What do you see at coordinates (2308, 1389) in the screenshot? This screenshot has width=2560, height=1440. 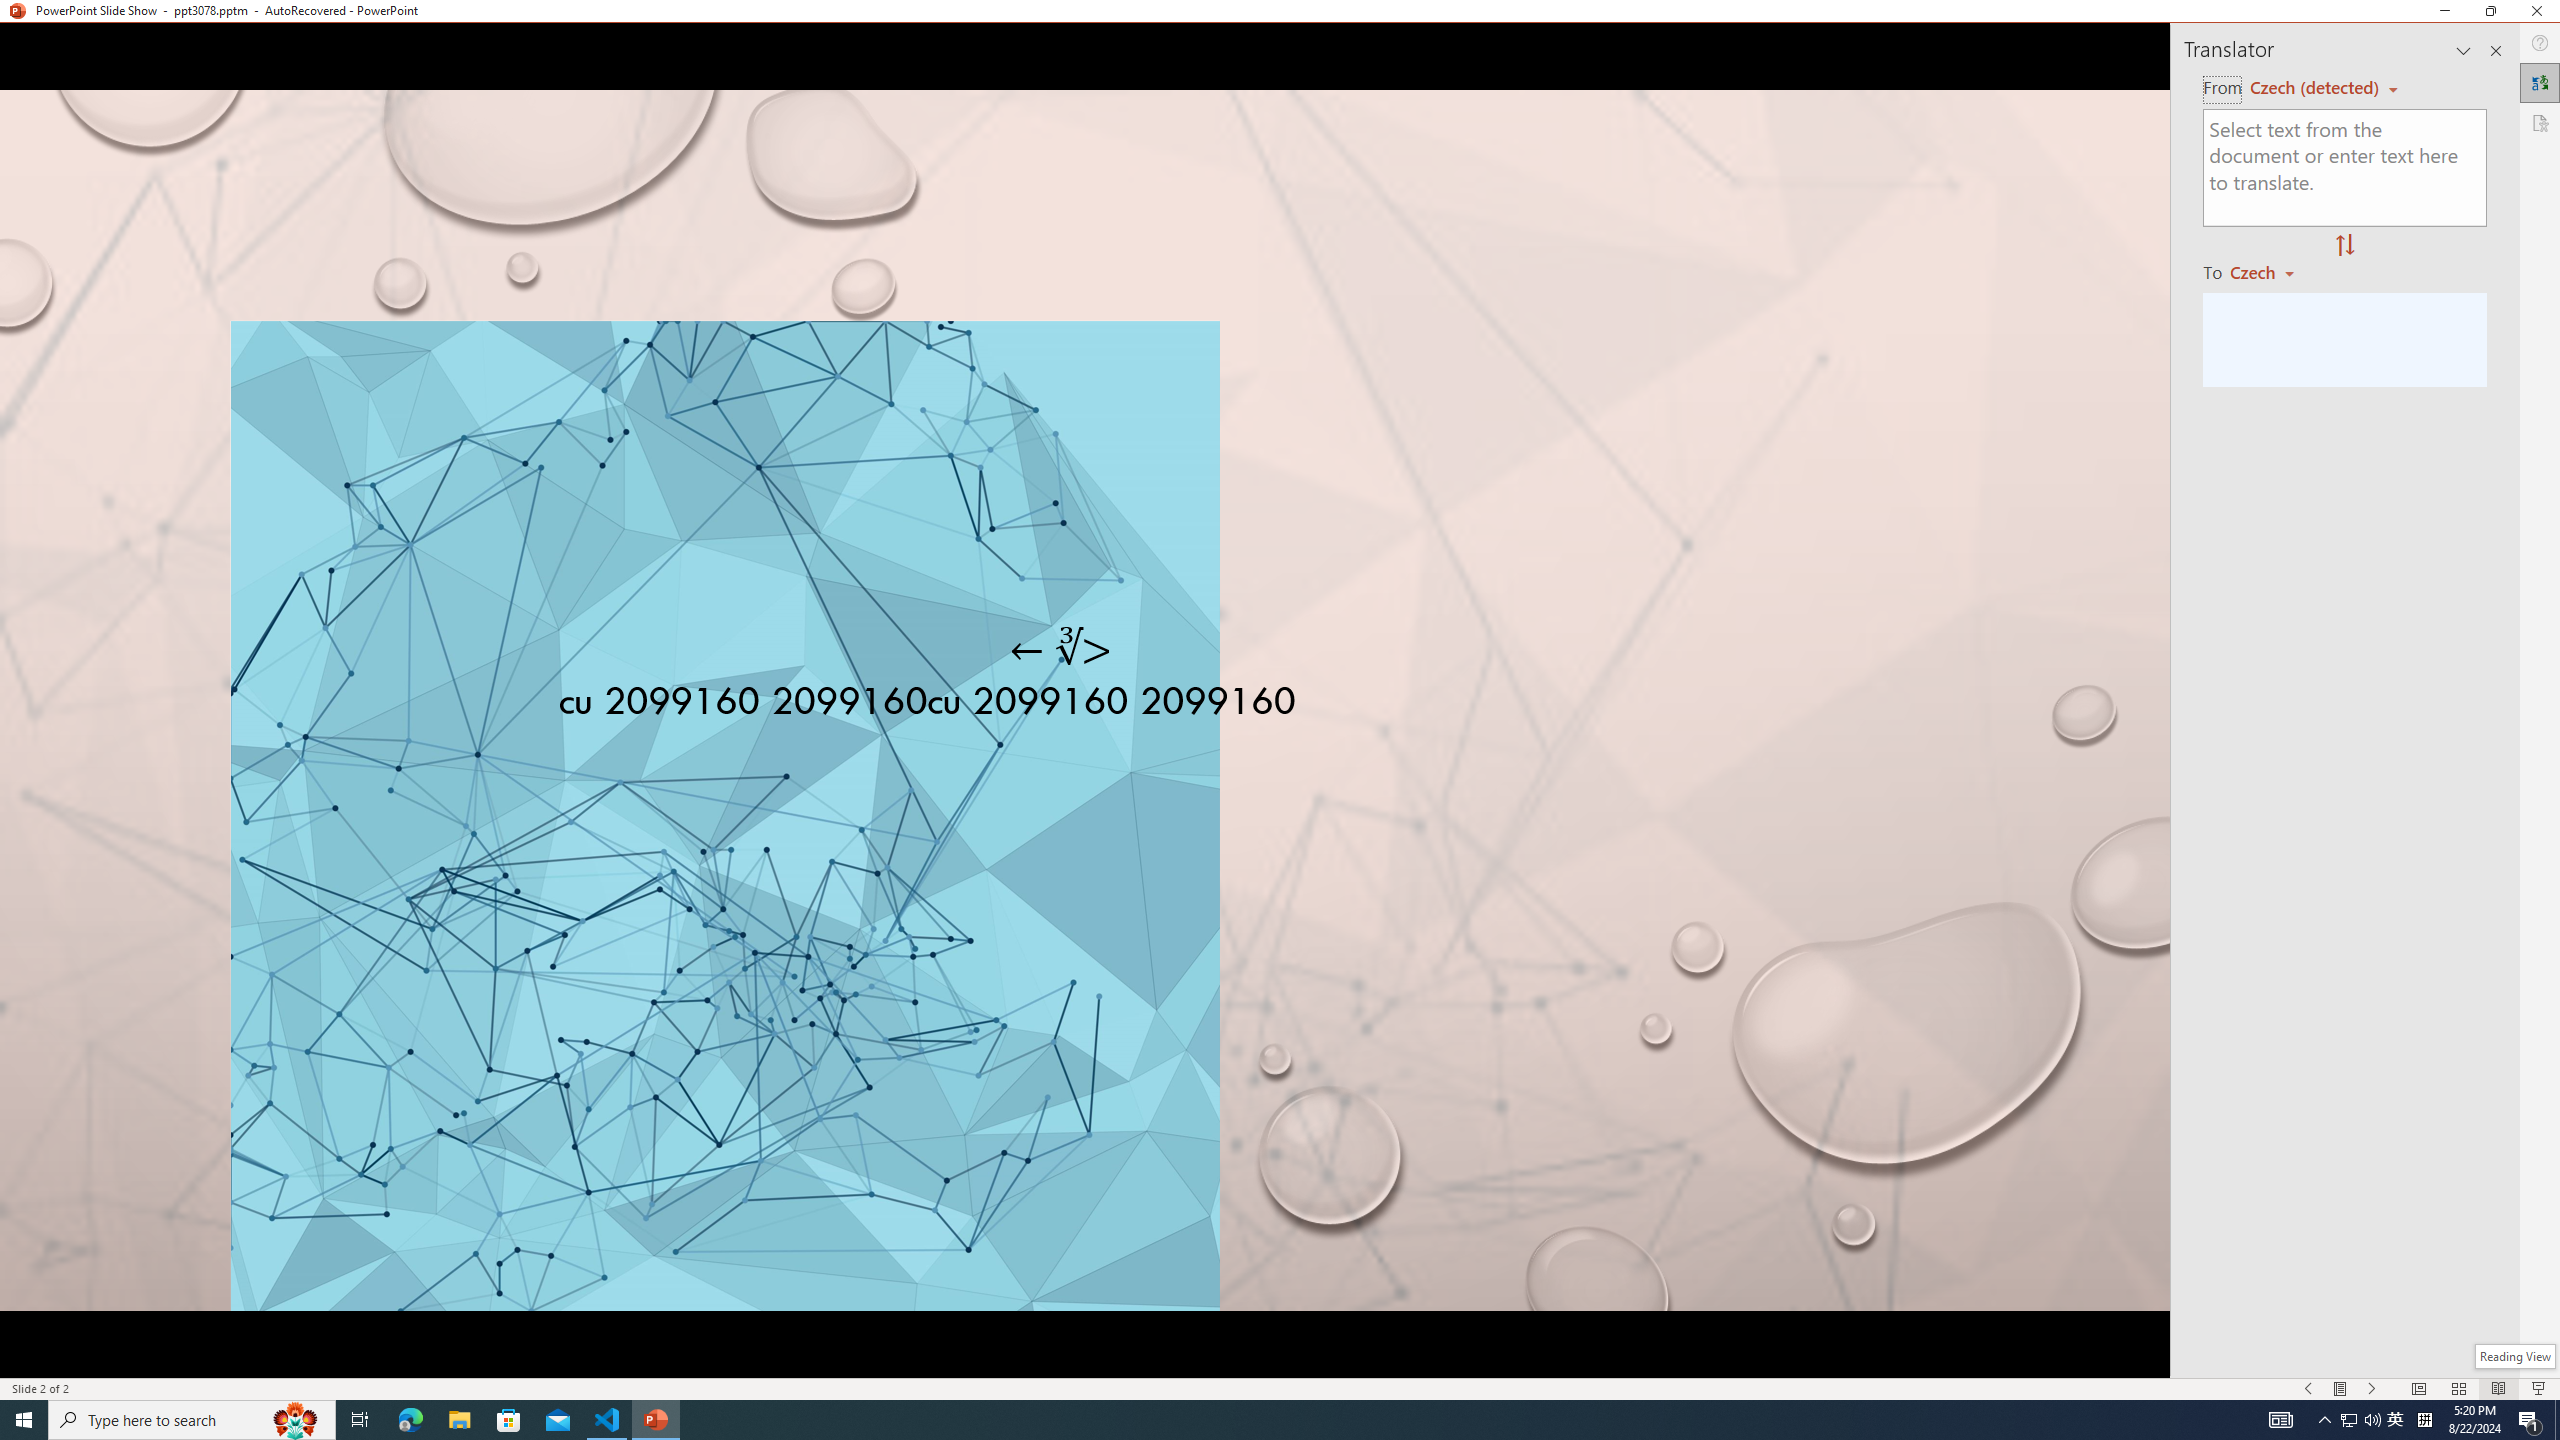 I see `'Slide Show Previous On'` at bounding box center [2308, 1389].